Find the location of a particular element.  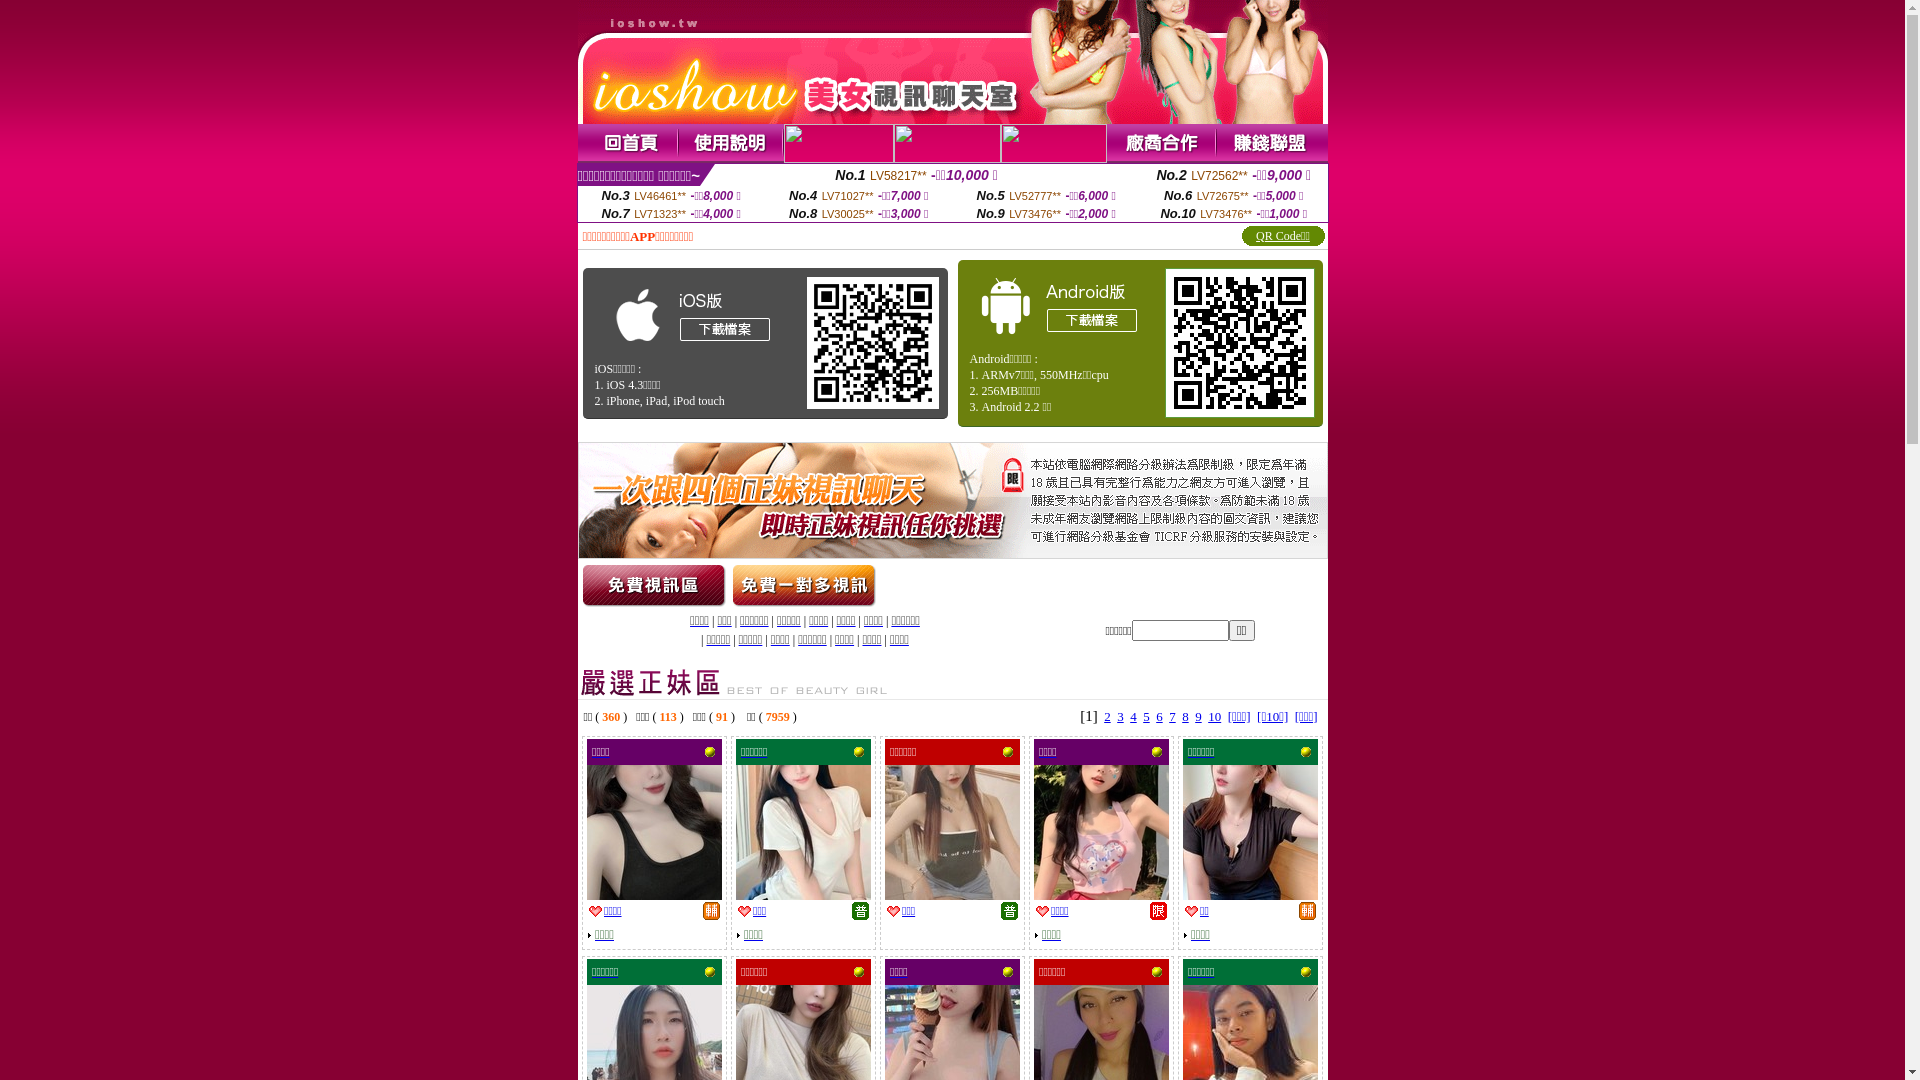

'5' is located at coordinates (1146, 715).